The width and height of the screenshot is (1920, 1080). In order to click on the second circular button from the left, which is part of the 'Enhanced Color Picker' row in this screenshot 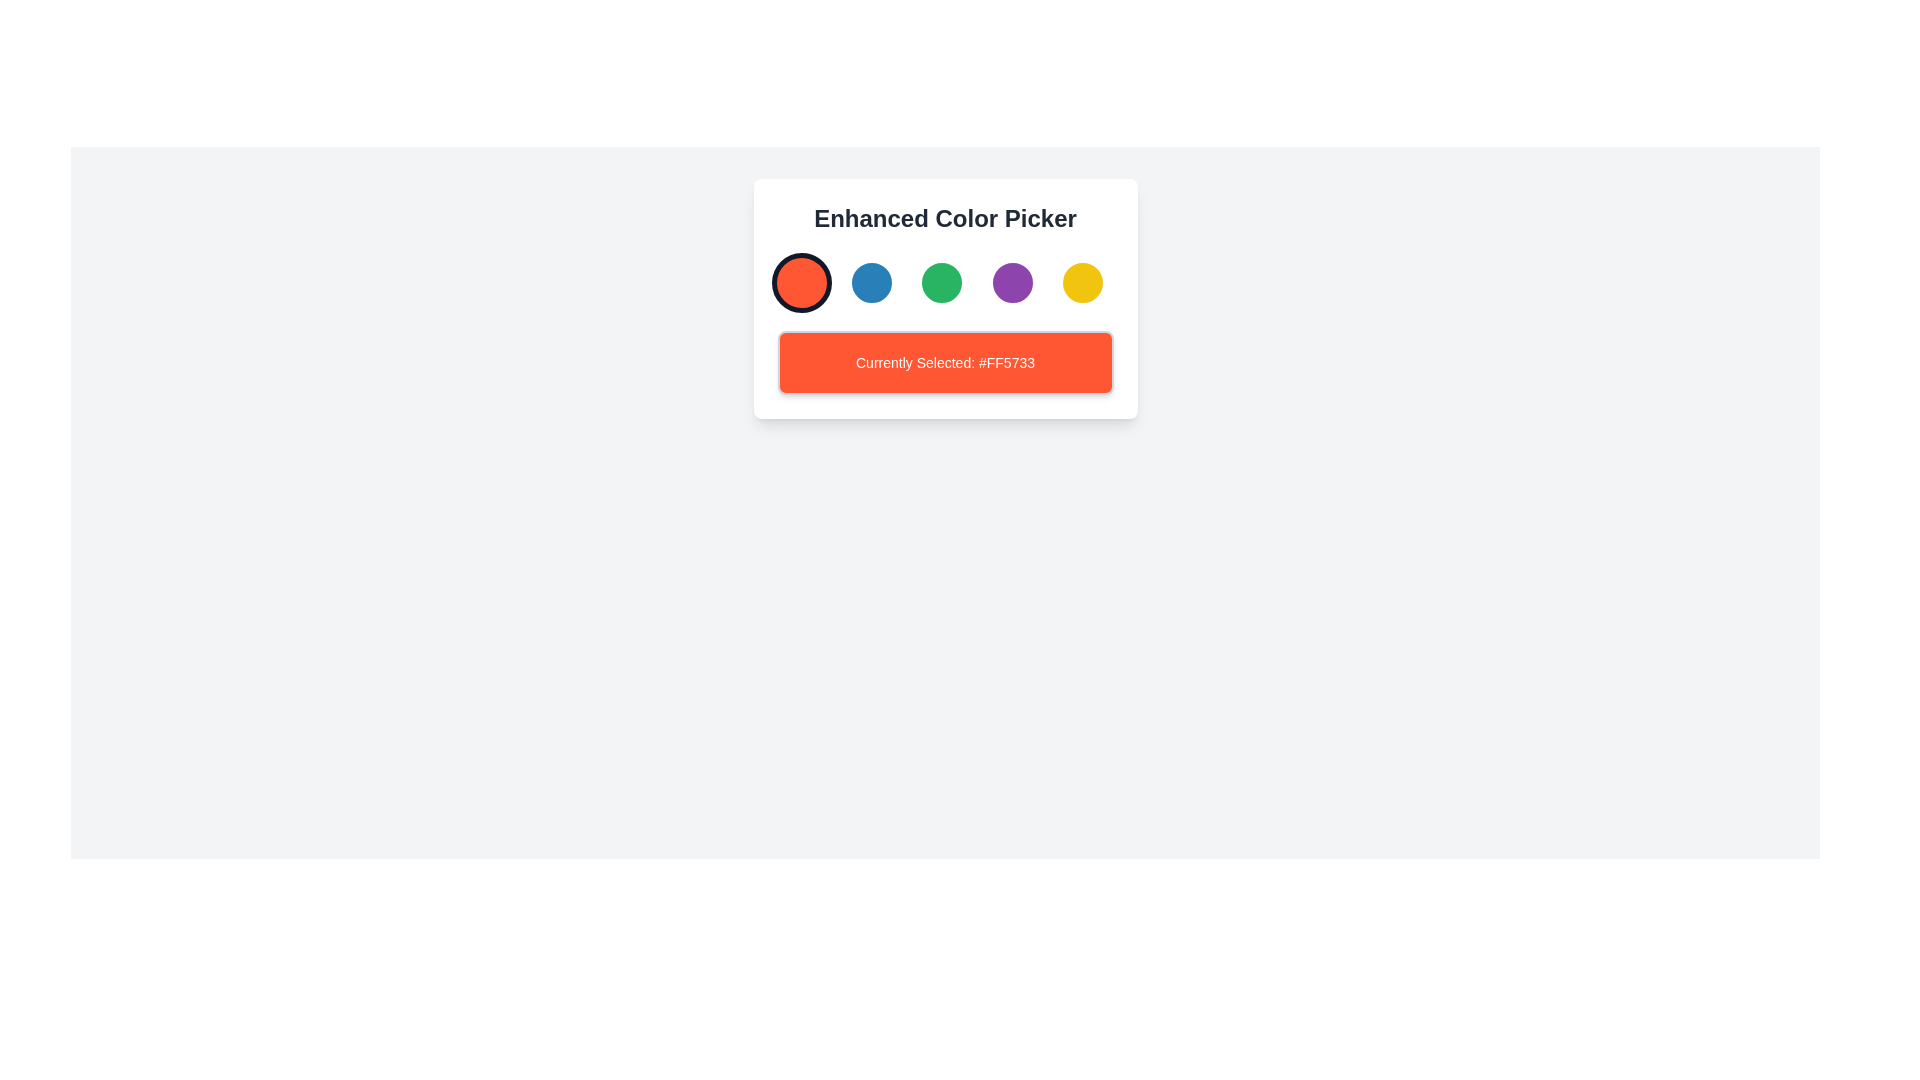, I will do `click(871, 282)`.